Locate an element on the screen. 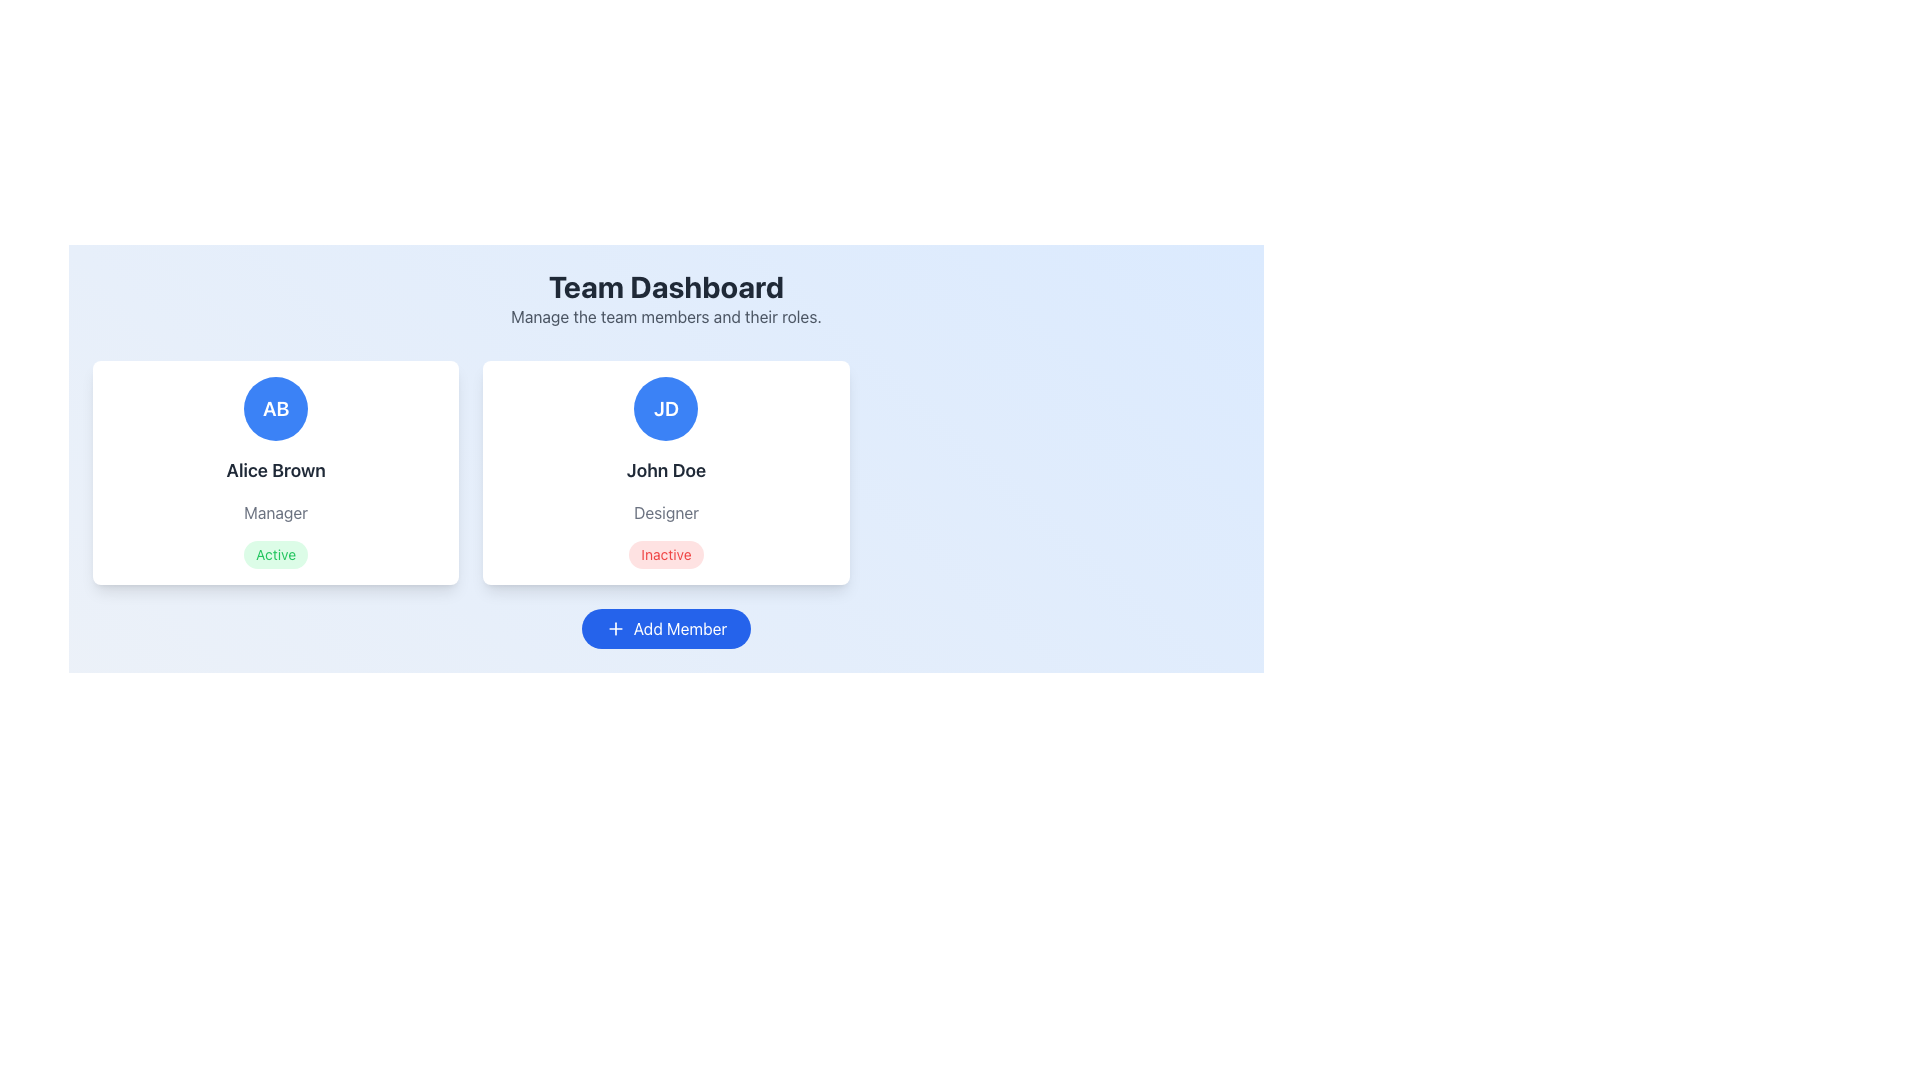 Image resolution: width=1920 pixels, height=1080 pixels. the visual avatar or badge representing 'John Doe', located in the upper center region of the card is located at coordinates (666, 407).